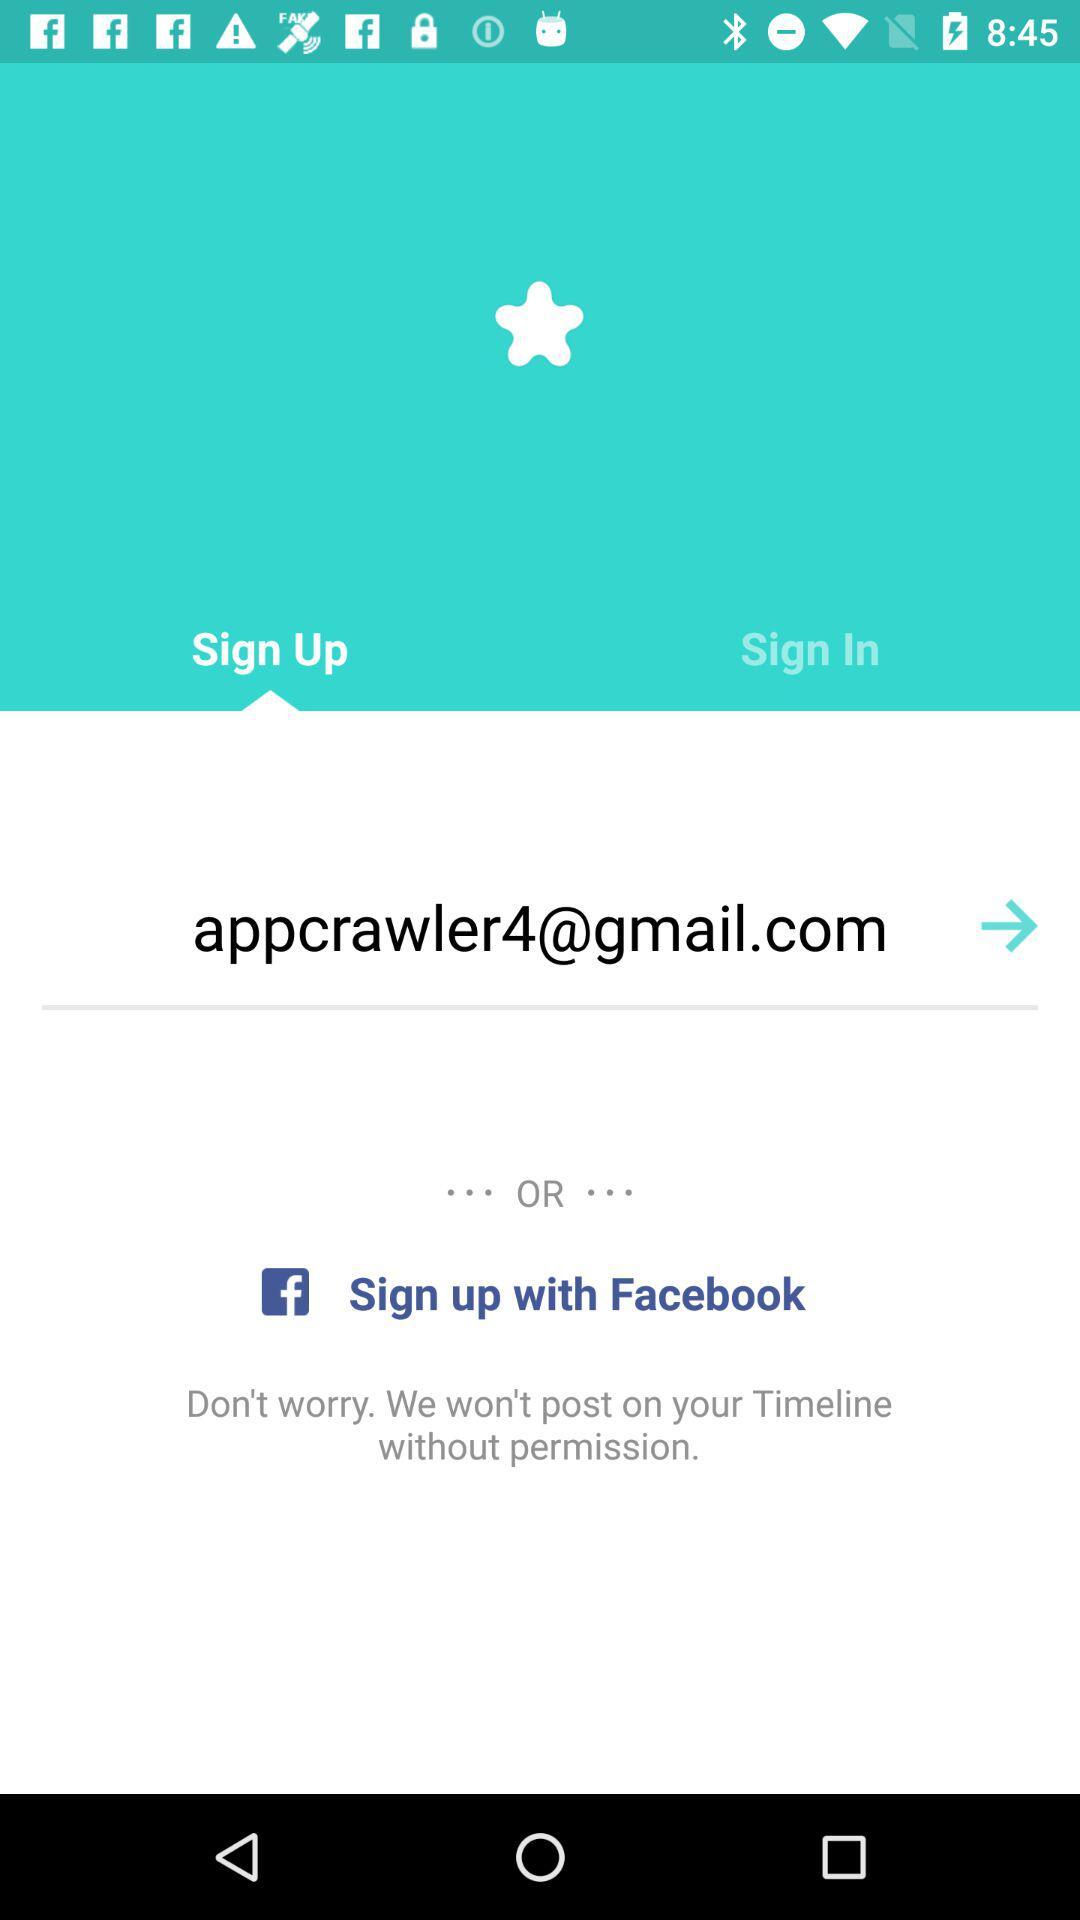 The height and width of the screenshot is (1920, 1080). I want to click on appcrawler4@gmail.com icon, so click(540, 925).